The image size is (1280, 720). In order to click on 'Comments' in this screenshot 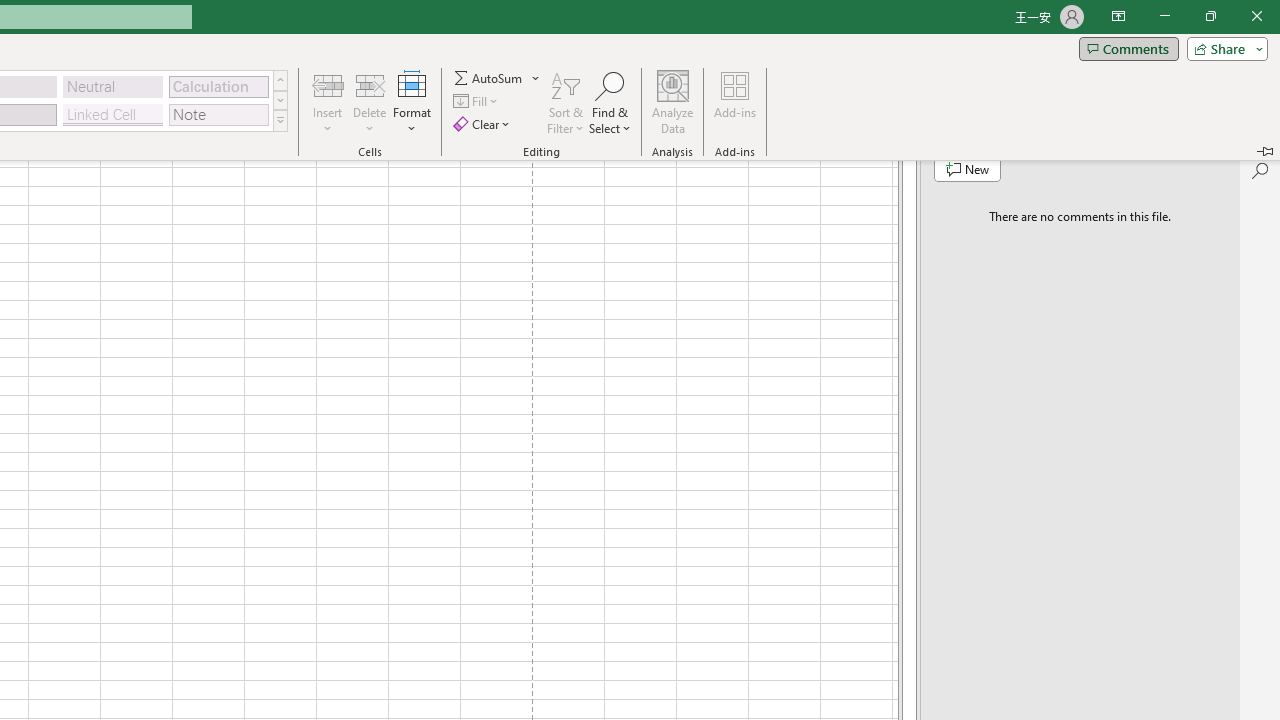, I will do `click(1128, 47)`.